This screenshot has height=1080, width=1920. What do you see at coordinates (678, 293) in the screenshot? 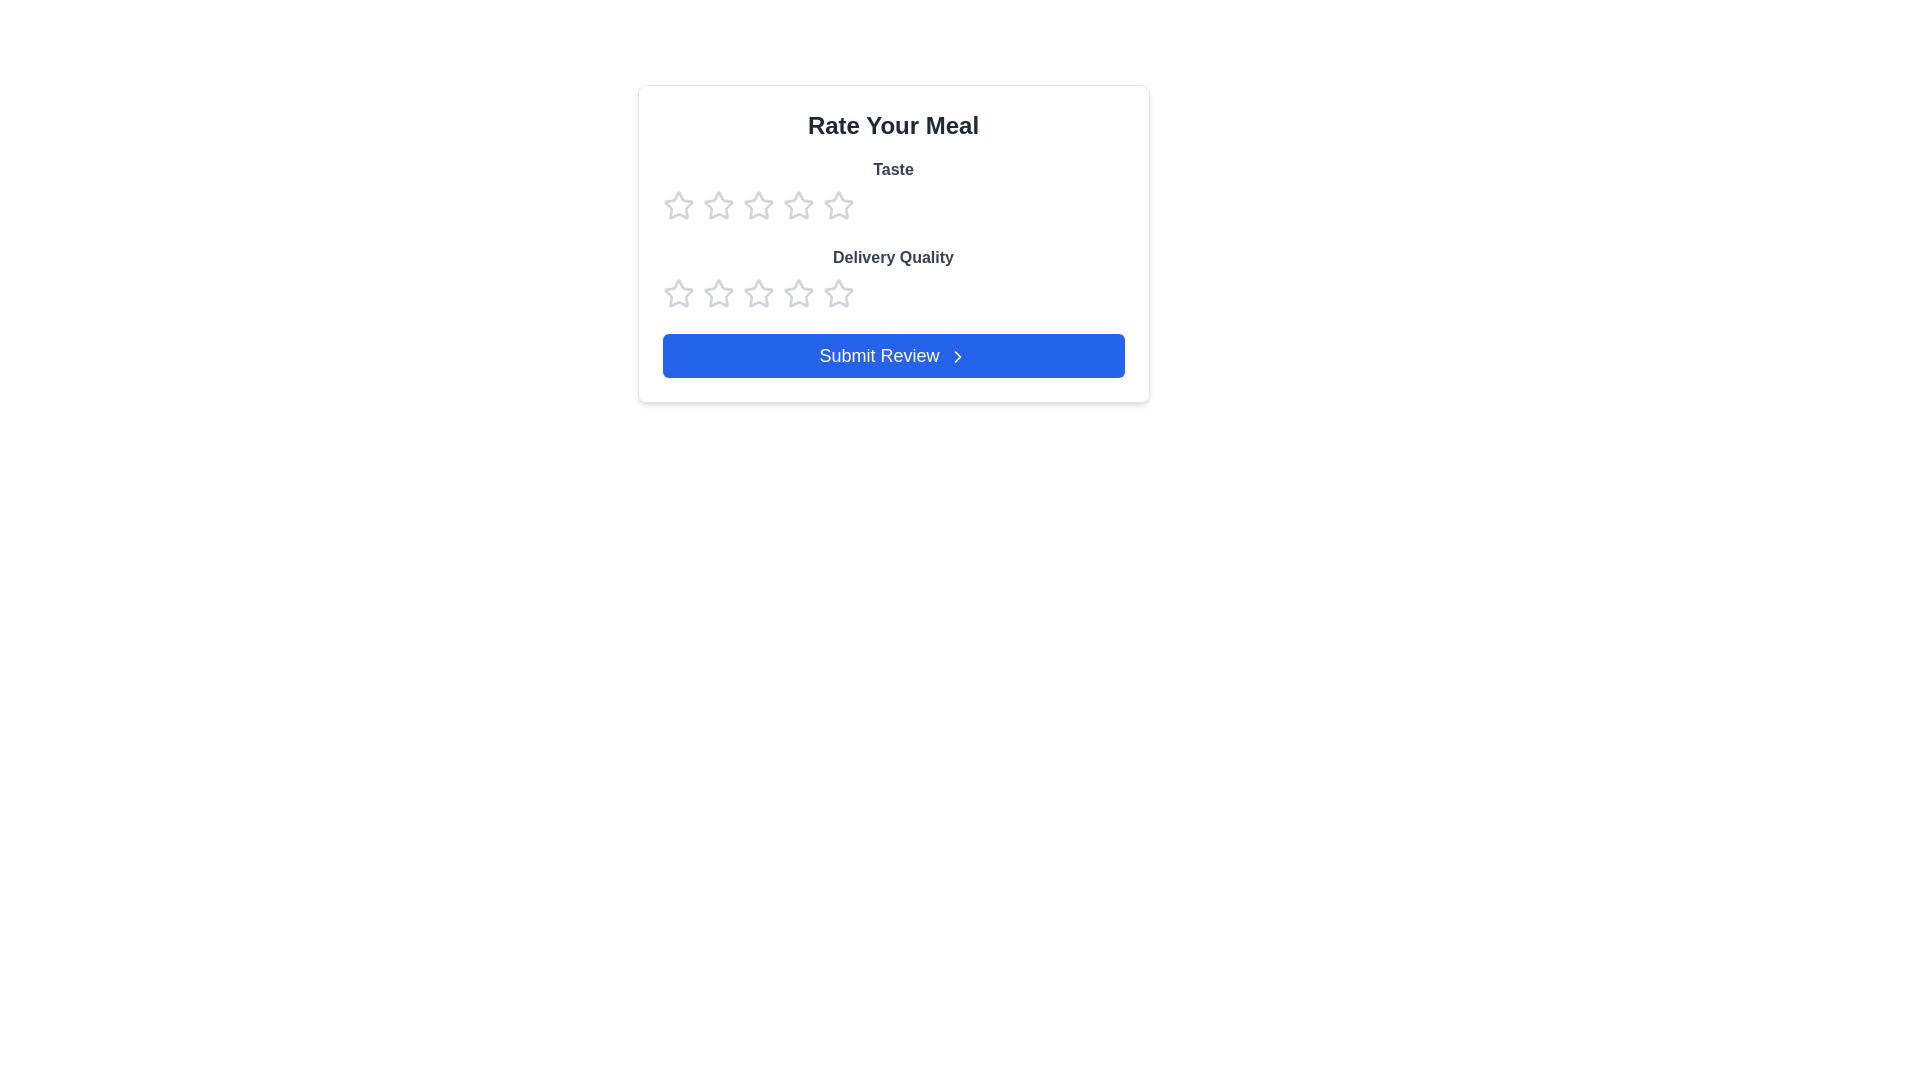
I see `the first interactive star icon in the rating section to indicate the lowest rating for 'Delivery Quality'` at bounding box center [678, 293].